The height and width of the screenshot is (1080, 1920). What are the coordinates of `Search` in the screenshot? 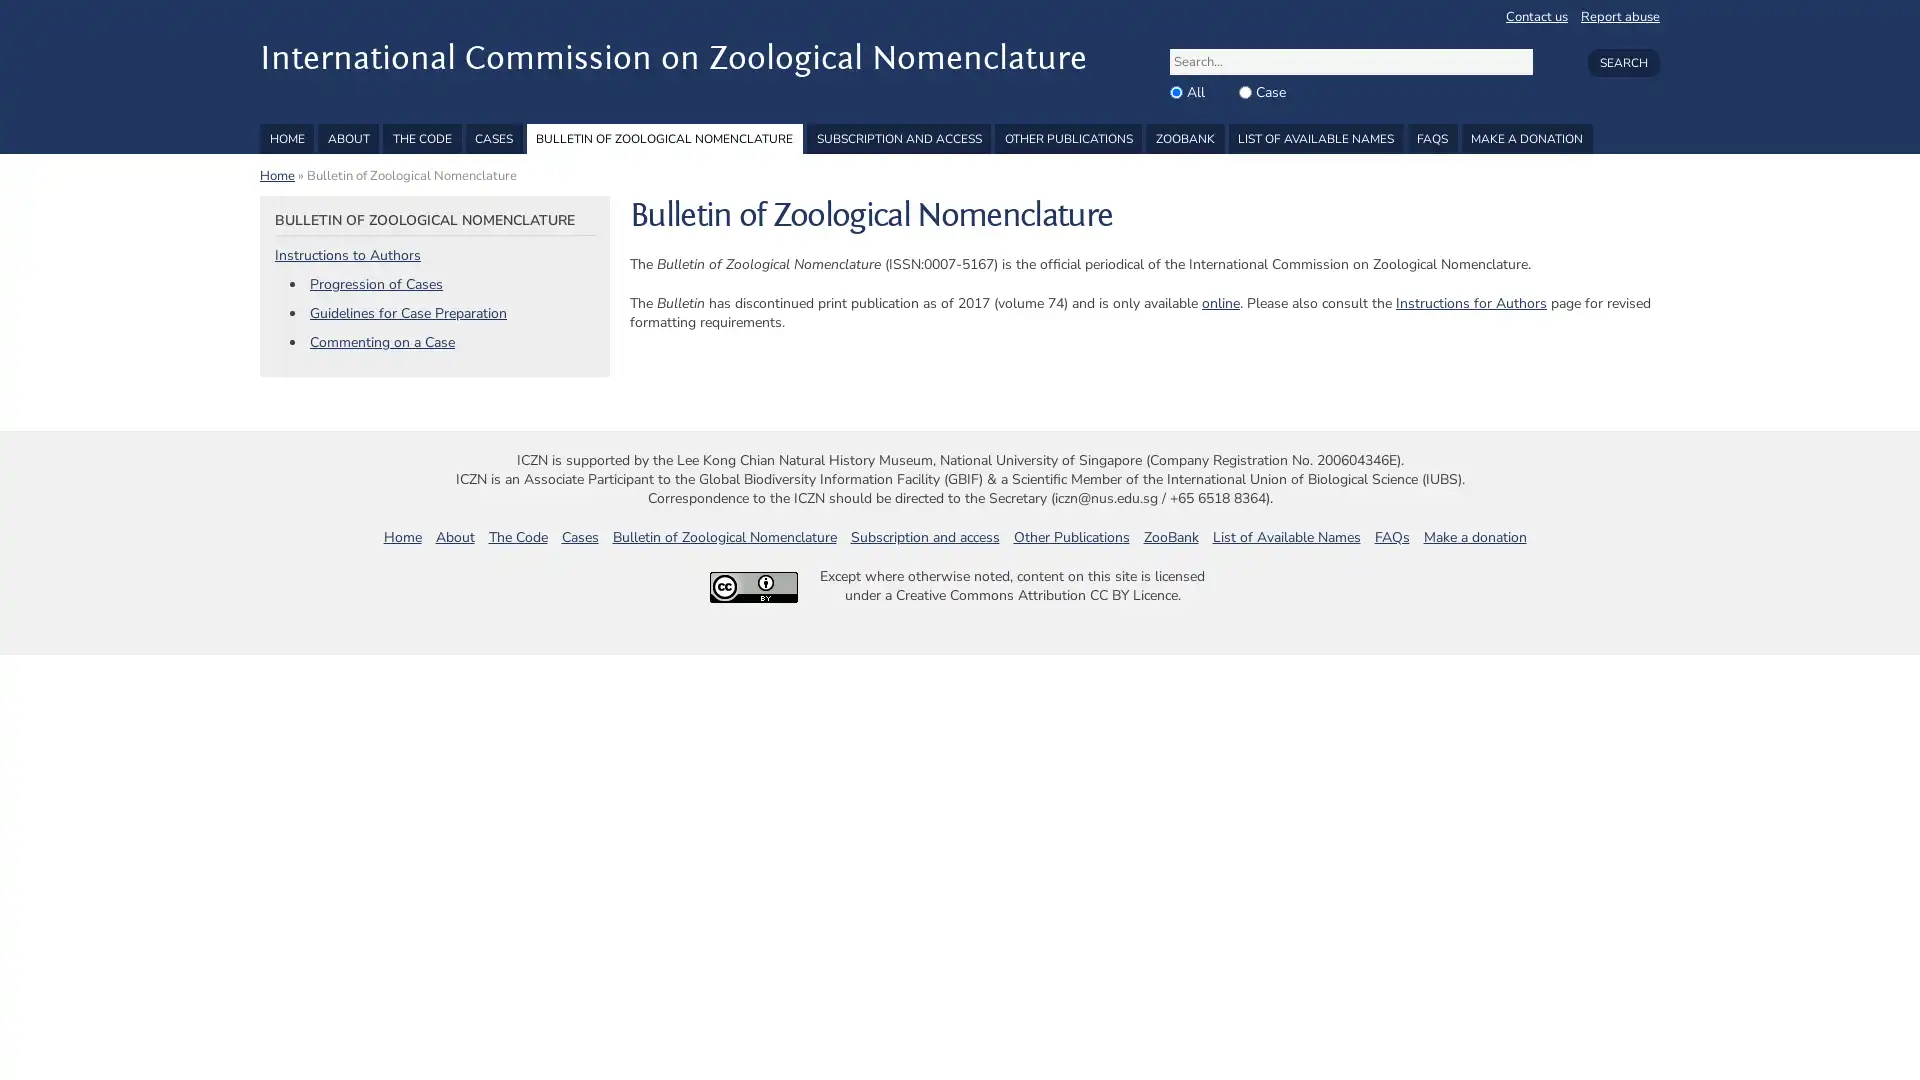 It's located at (1622, 61).